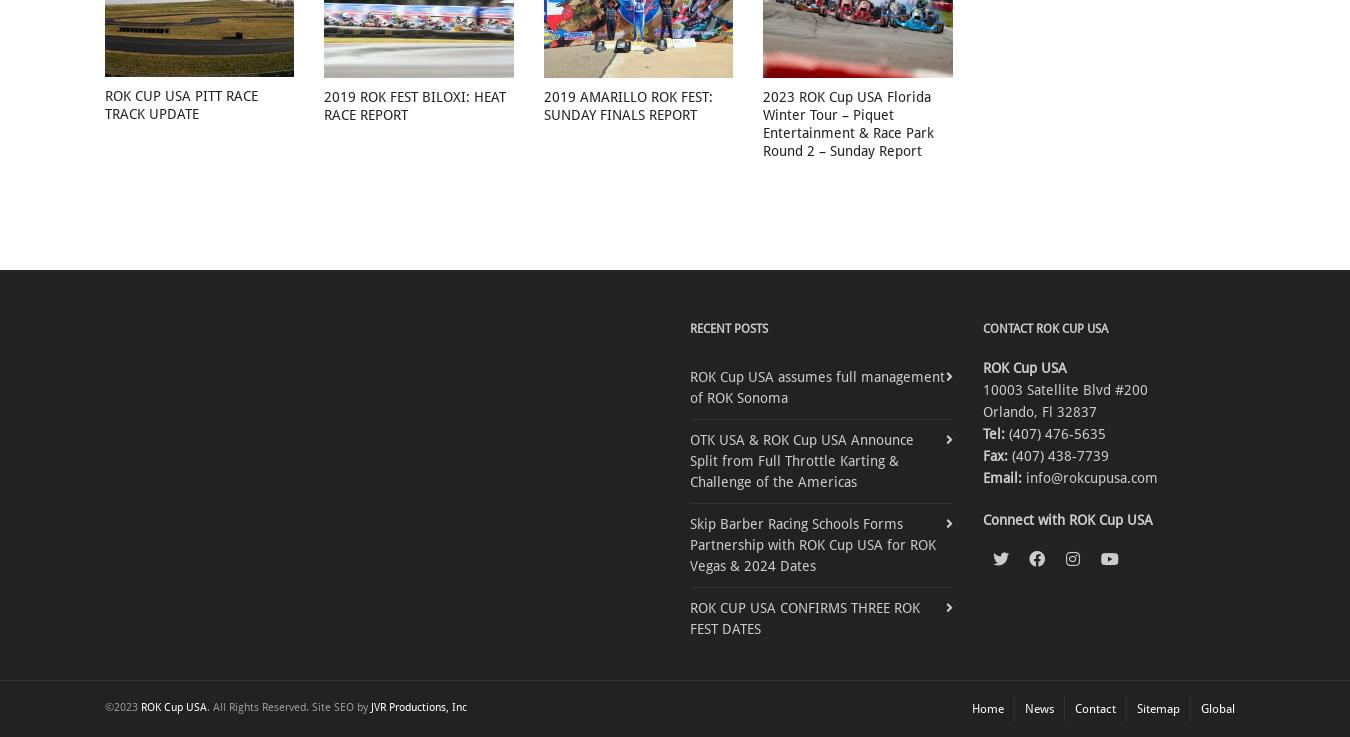 The width and height of the screenshot is (1350, 737). Describe the element at coordinates (181, 104) in the screenshot. I see `'ROK CUP USA PITT RACE TRACK UPDATE'` at that location.